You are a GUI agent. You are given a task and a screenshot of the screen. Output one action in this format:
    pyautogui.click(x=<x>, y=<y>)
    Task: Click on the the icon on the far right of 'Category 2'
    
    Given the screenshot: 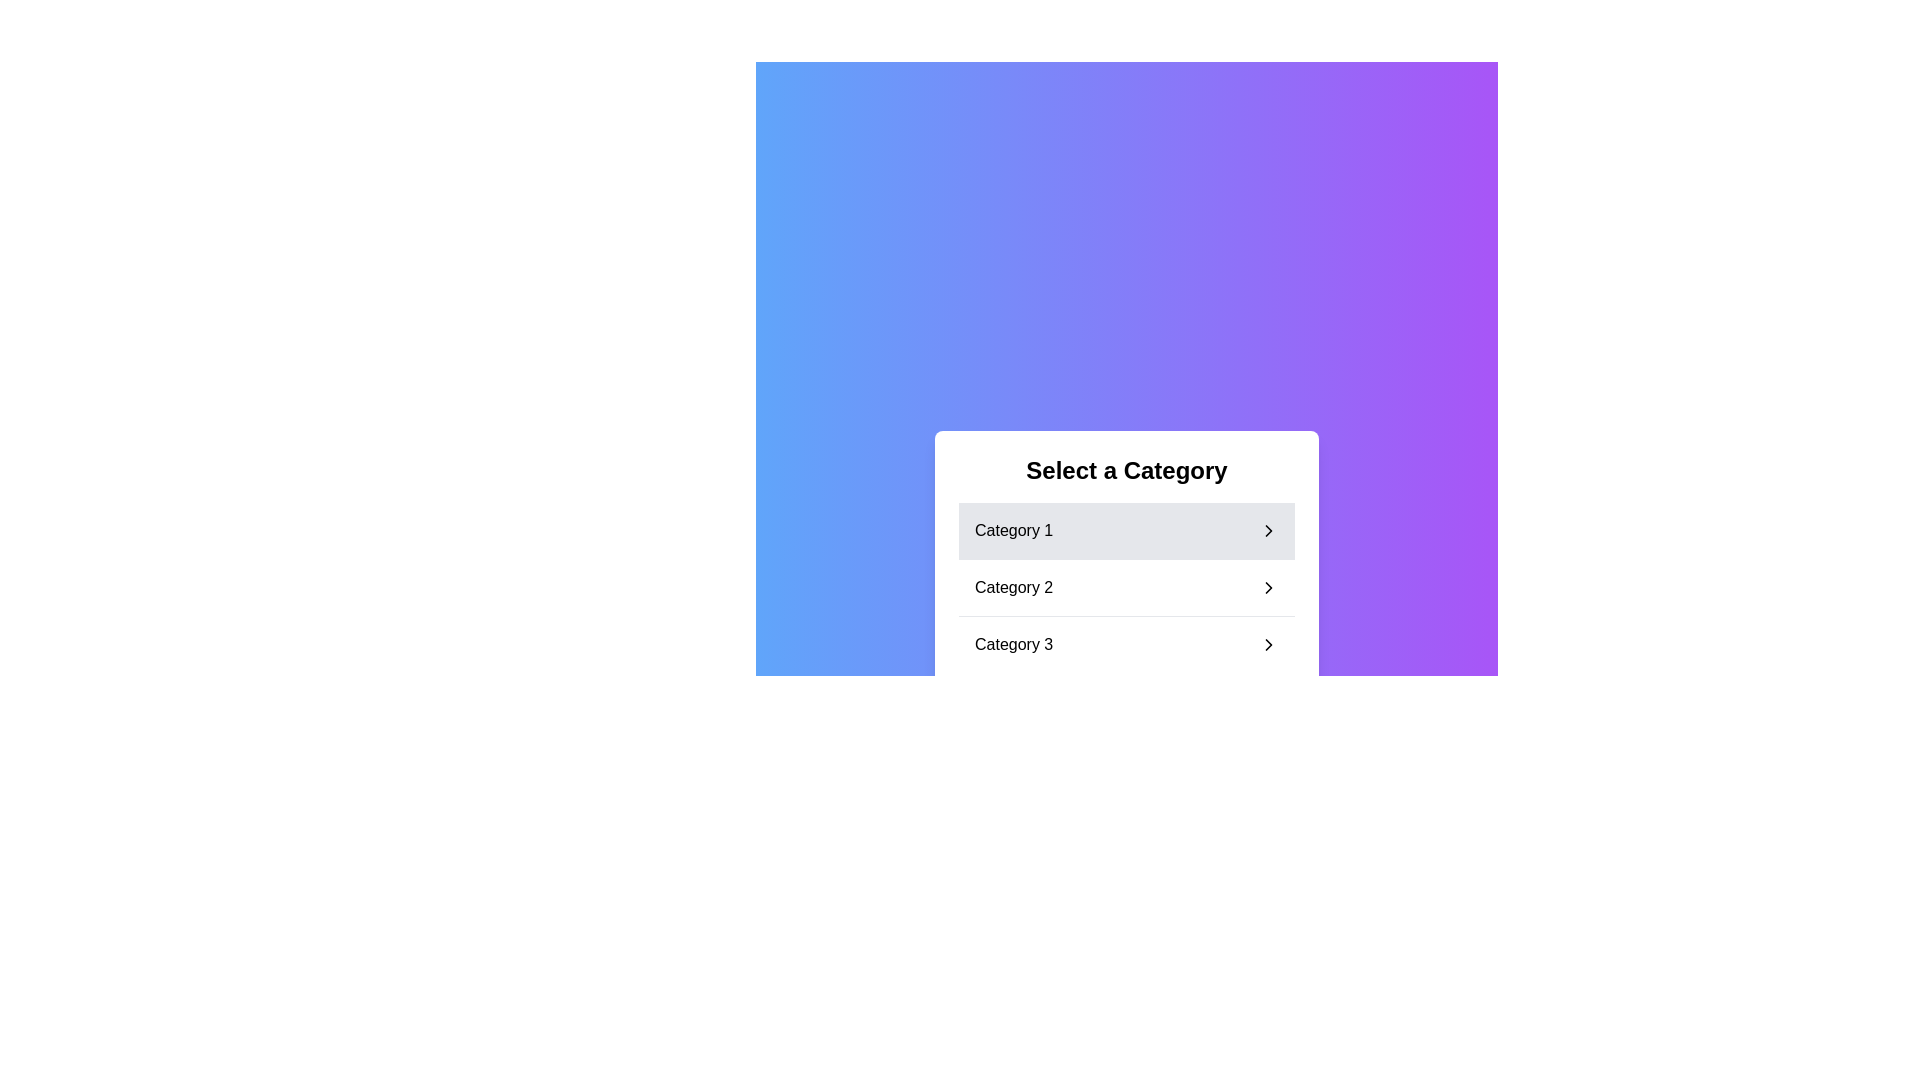 What is the action you would take?
    pyautogui.click(x=1267, y=586)
    